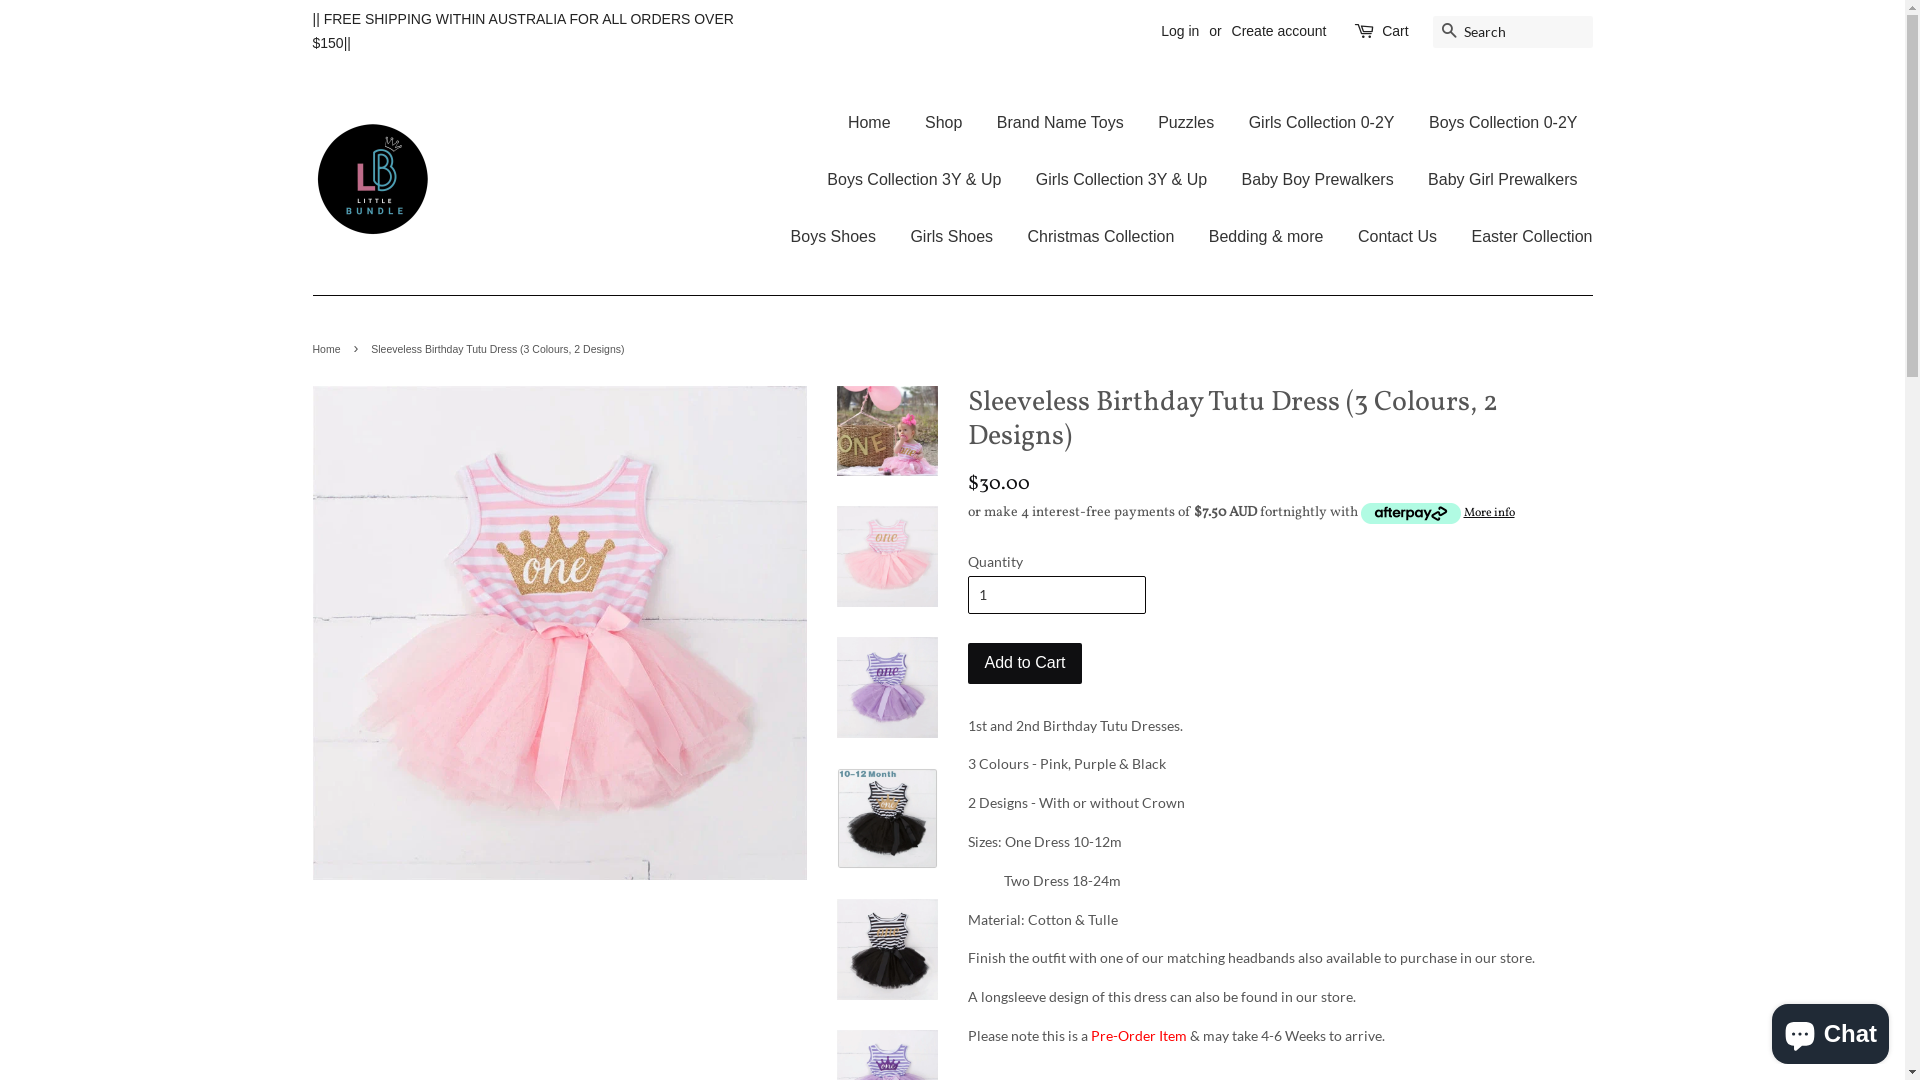 The width and height of the screenshot is (1920, 1080). I want to click on 'Bedding & more', so click(1265, 235).